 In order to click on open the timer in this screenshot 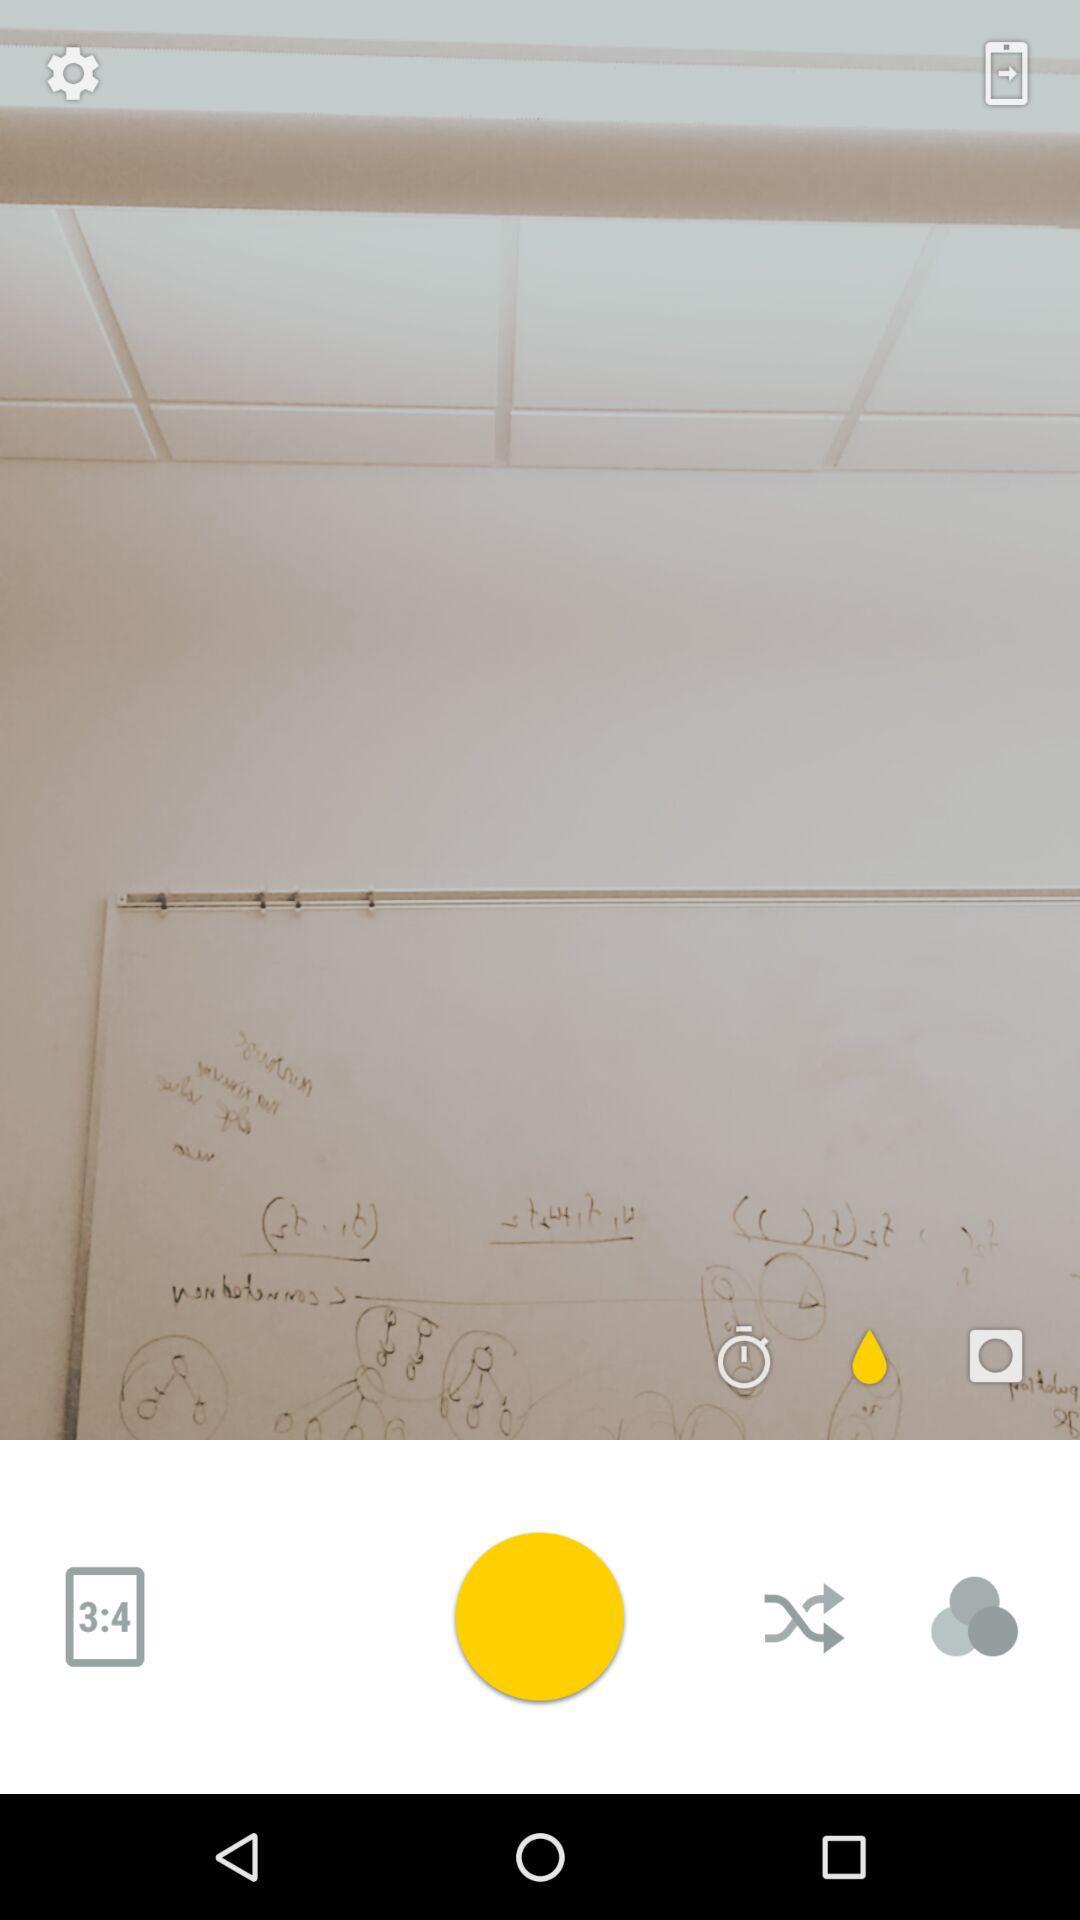, I will do `click(744, 1356)`.